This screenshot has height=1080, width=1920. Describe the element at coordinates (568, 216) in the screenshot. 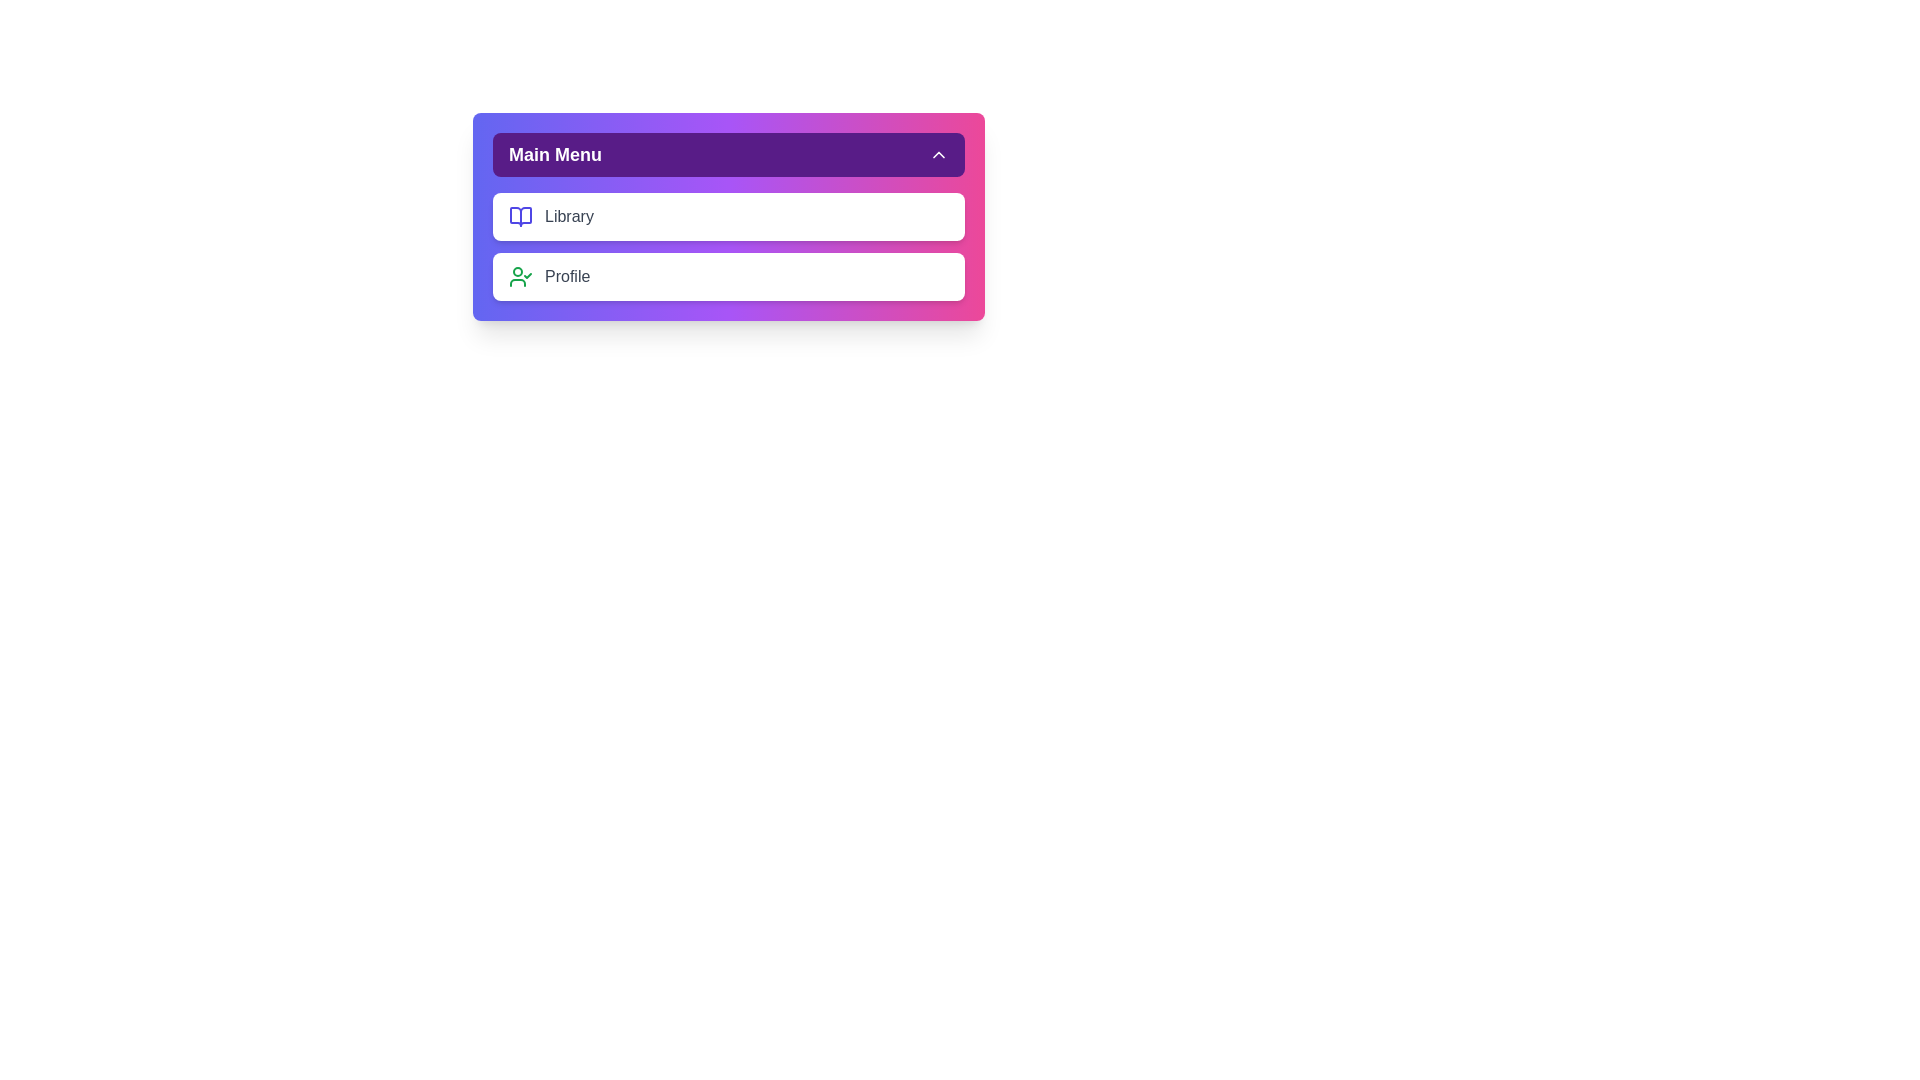

I see `text label for the 'Library' menu option, which is located in the middle-right section of the second item in the main navigation menu, immediately following the book icon` at that location.